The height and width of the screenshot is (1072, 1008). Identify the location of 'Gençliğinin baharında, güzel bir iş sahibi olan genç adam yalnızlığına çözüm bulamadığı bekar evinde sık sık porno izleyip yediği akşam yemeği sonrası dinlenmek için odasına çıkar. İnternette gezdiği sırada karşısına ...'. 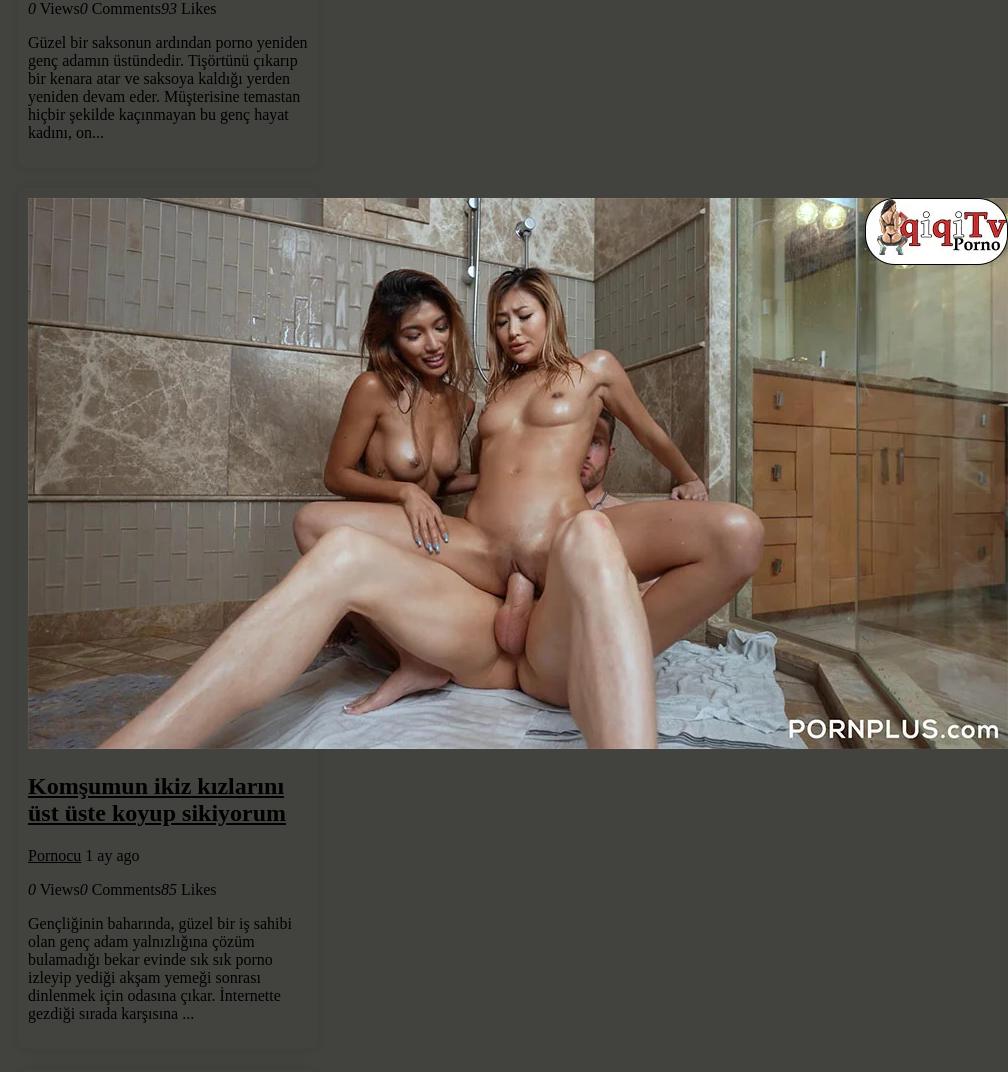
(159, 967).